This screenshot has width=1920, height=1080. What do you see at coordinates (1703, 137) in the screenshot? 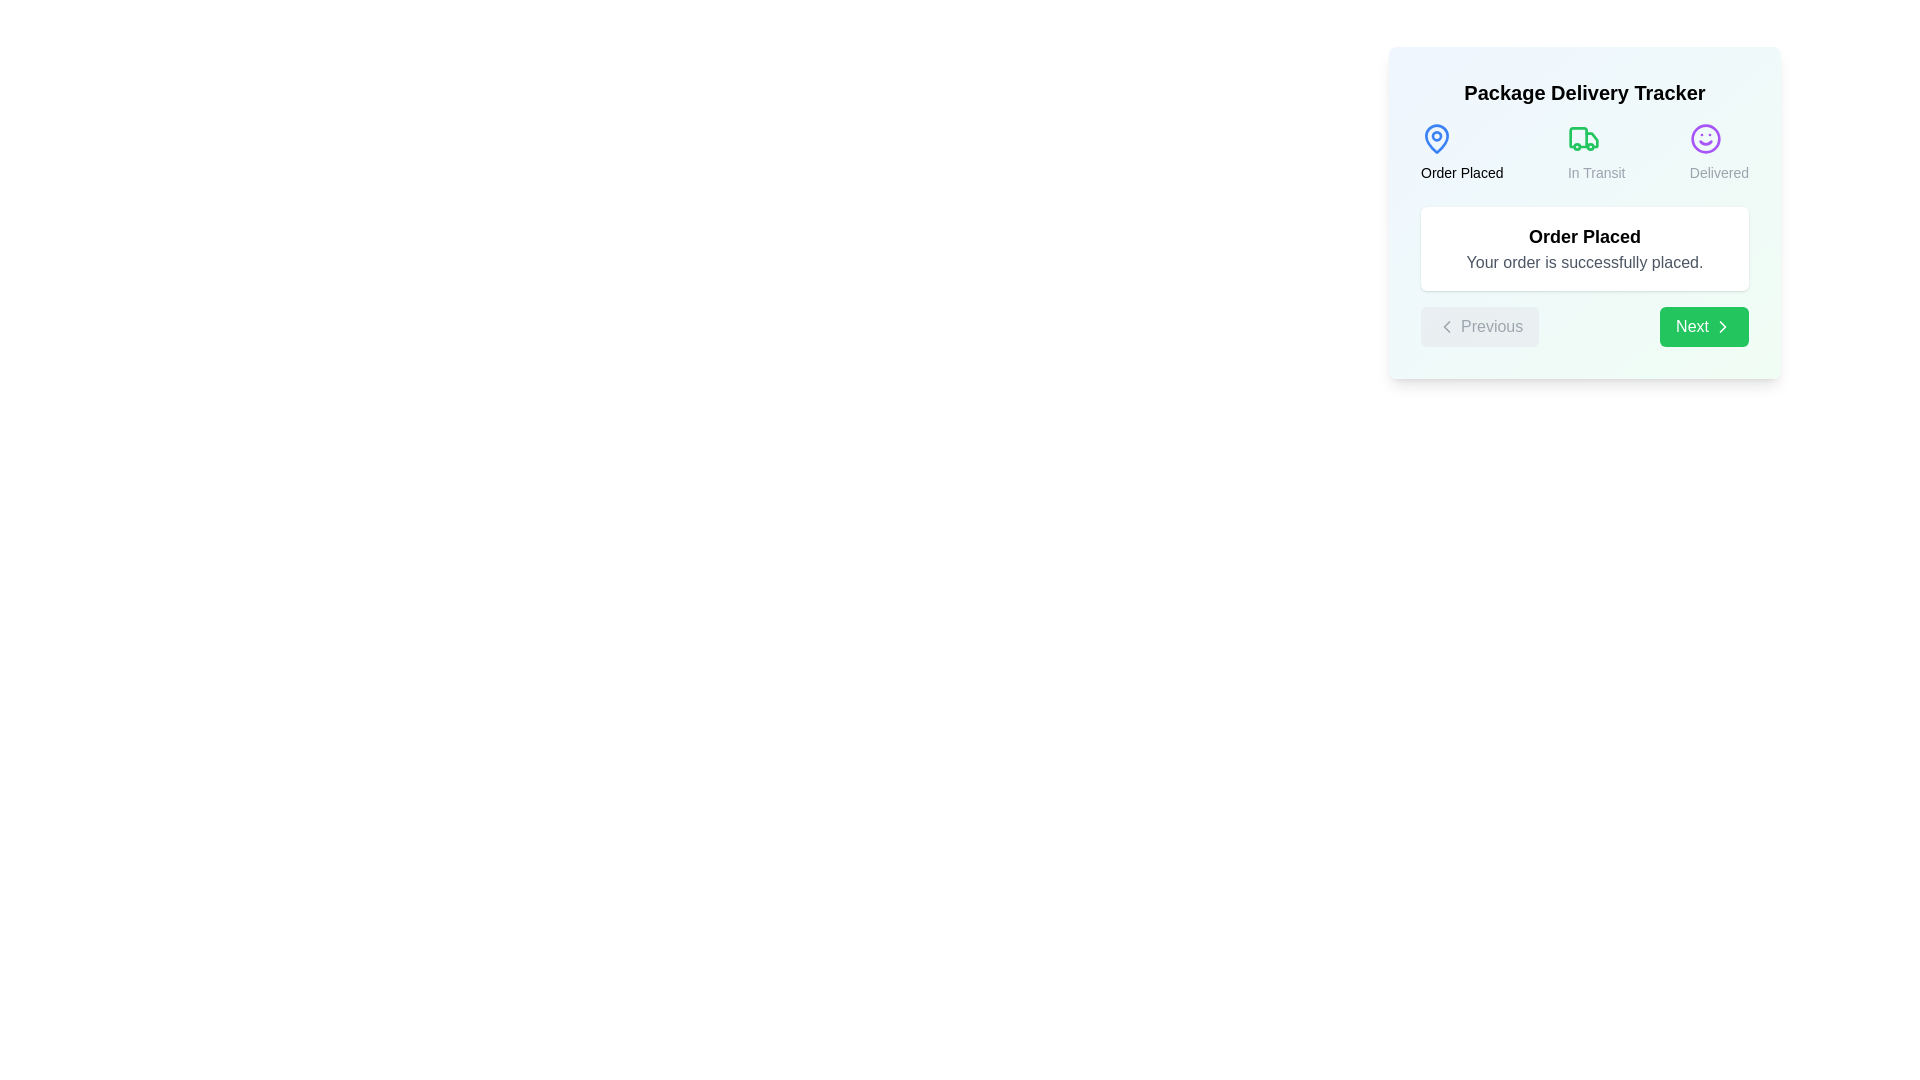
I see `the step icon corresponding to Delivered to view its tooltip` at bounding box center [1703, 137].